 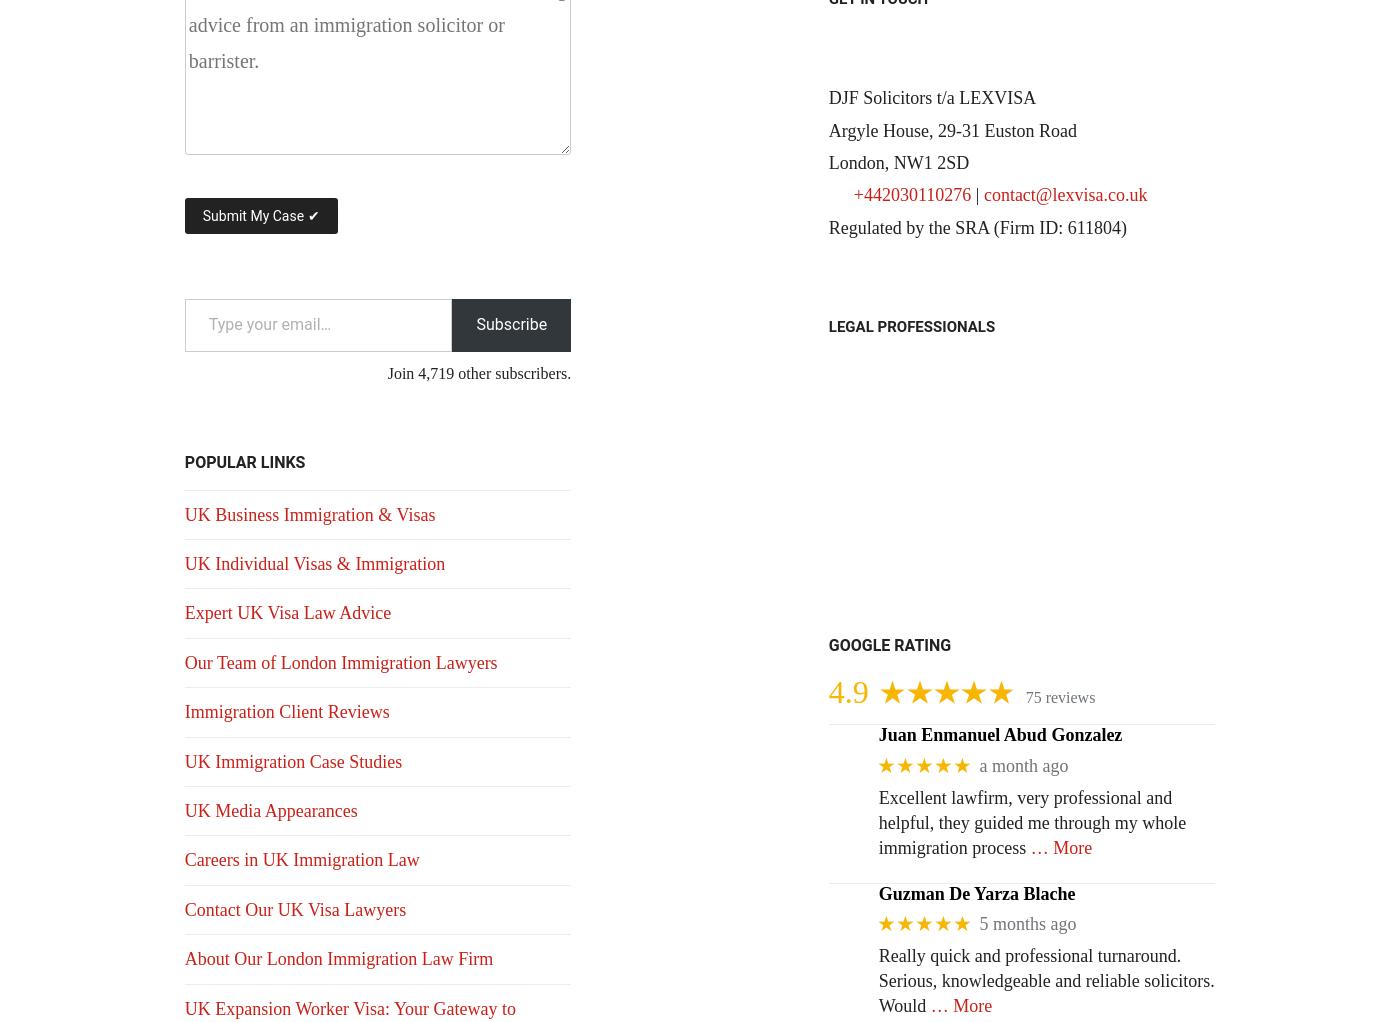 What do you see at coordinates (286, 712) in the screenshot?
I see `'Immigration Client Reviews'` at bounding box center [286, 712].